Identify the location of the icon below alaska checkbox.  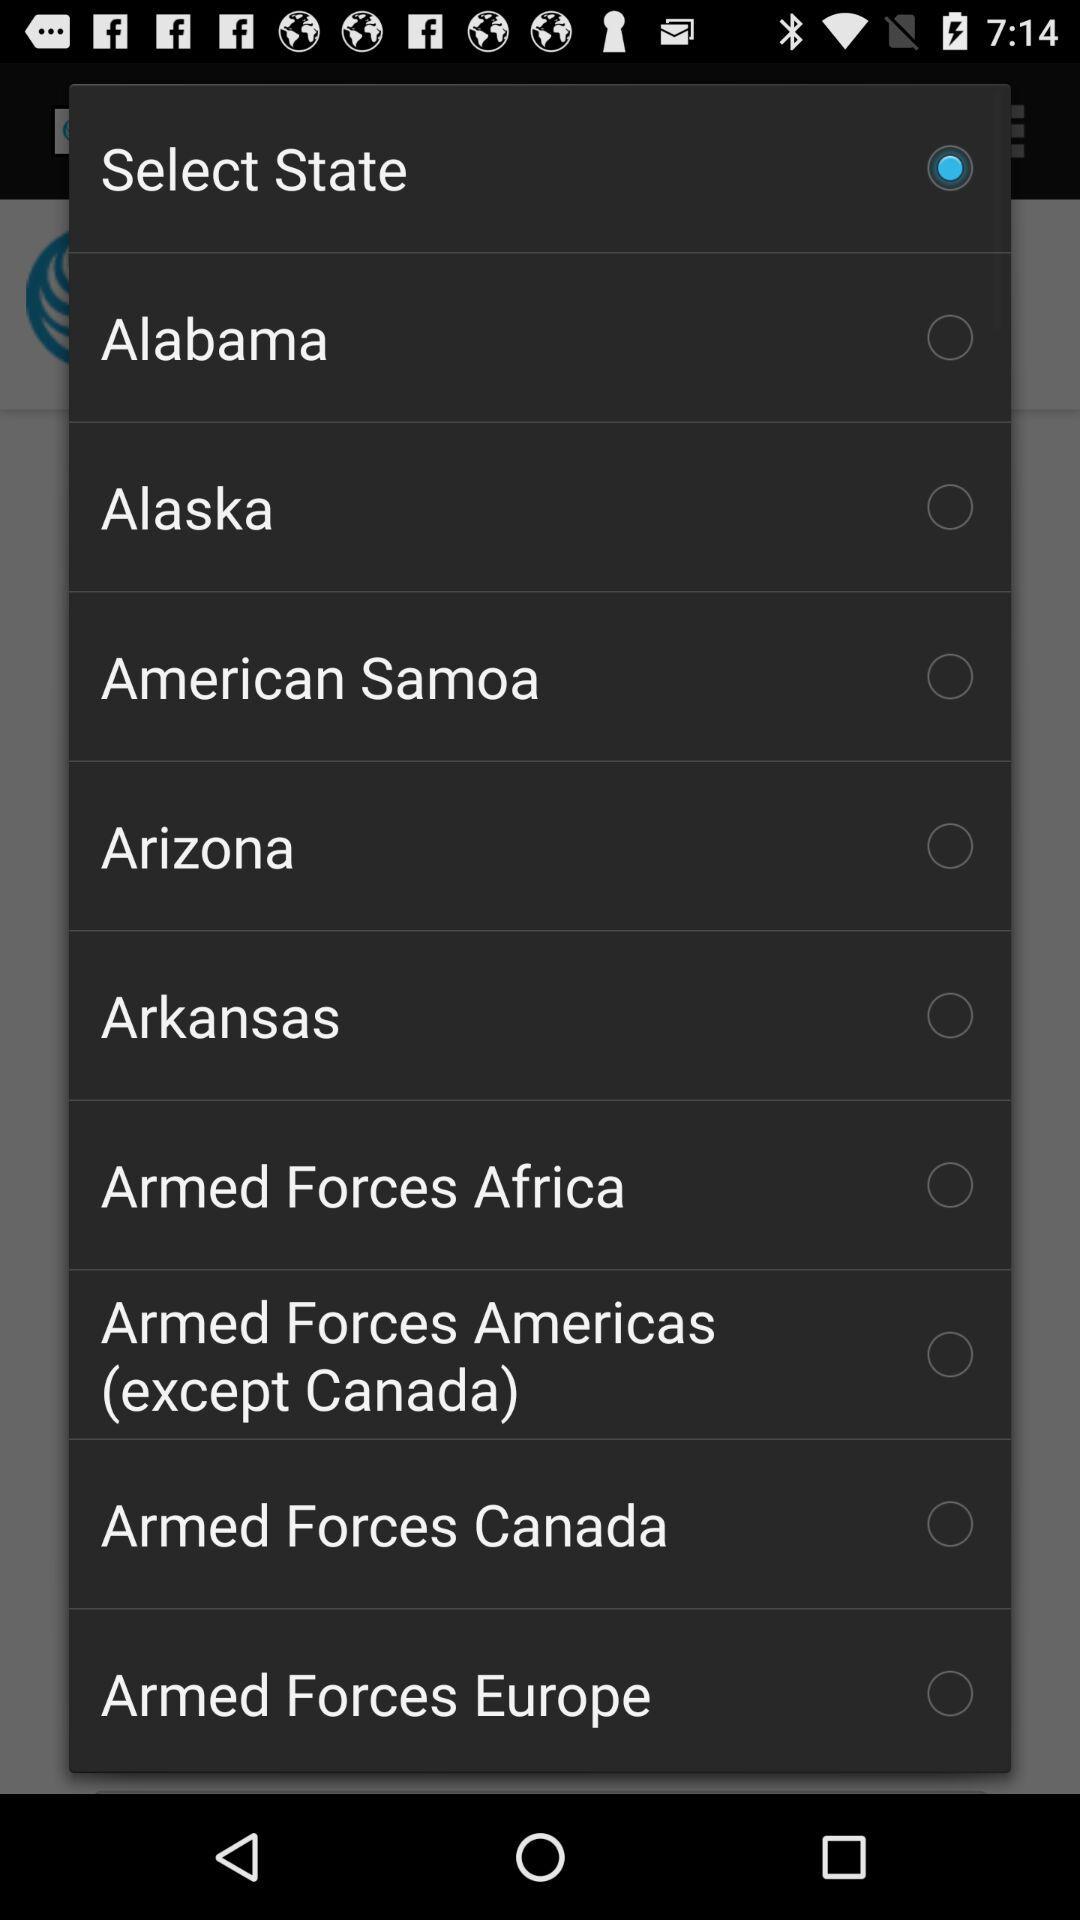
(540, 676).